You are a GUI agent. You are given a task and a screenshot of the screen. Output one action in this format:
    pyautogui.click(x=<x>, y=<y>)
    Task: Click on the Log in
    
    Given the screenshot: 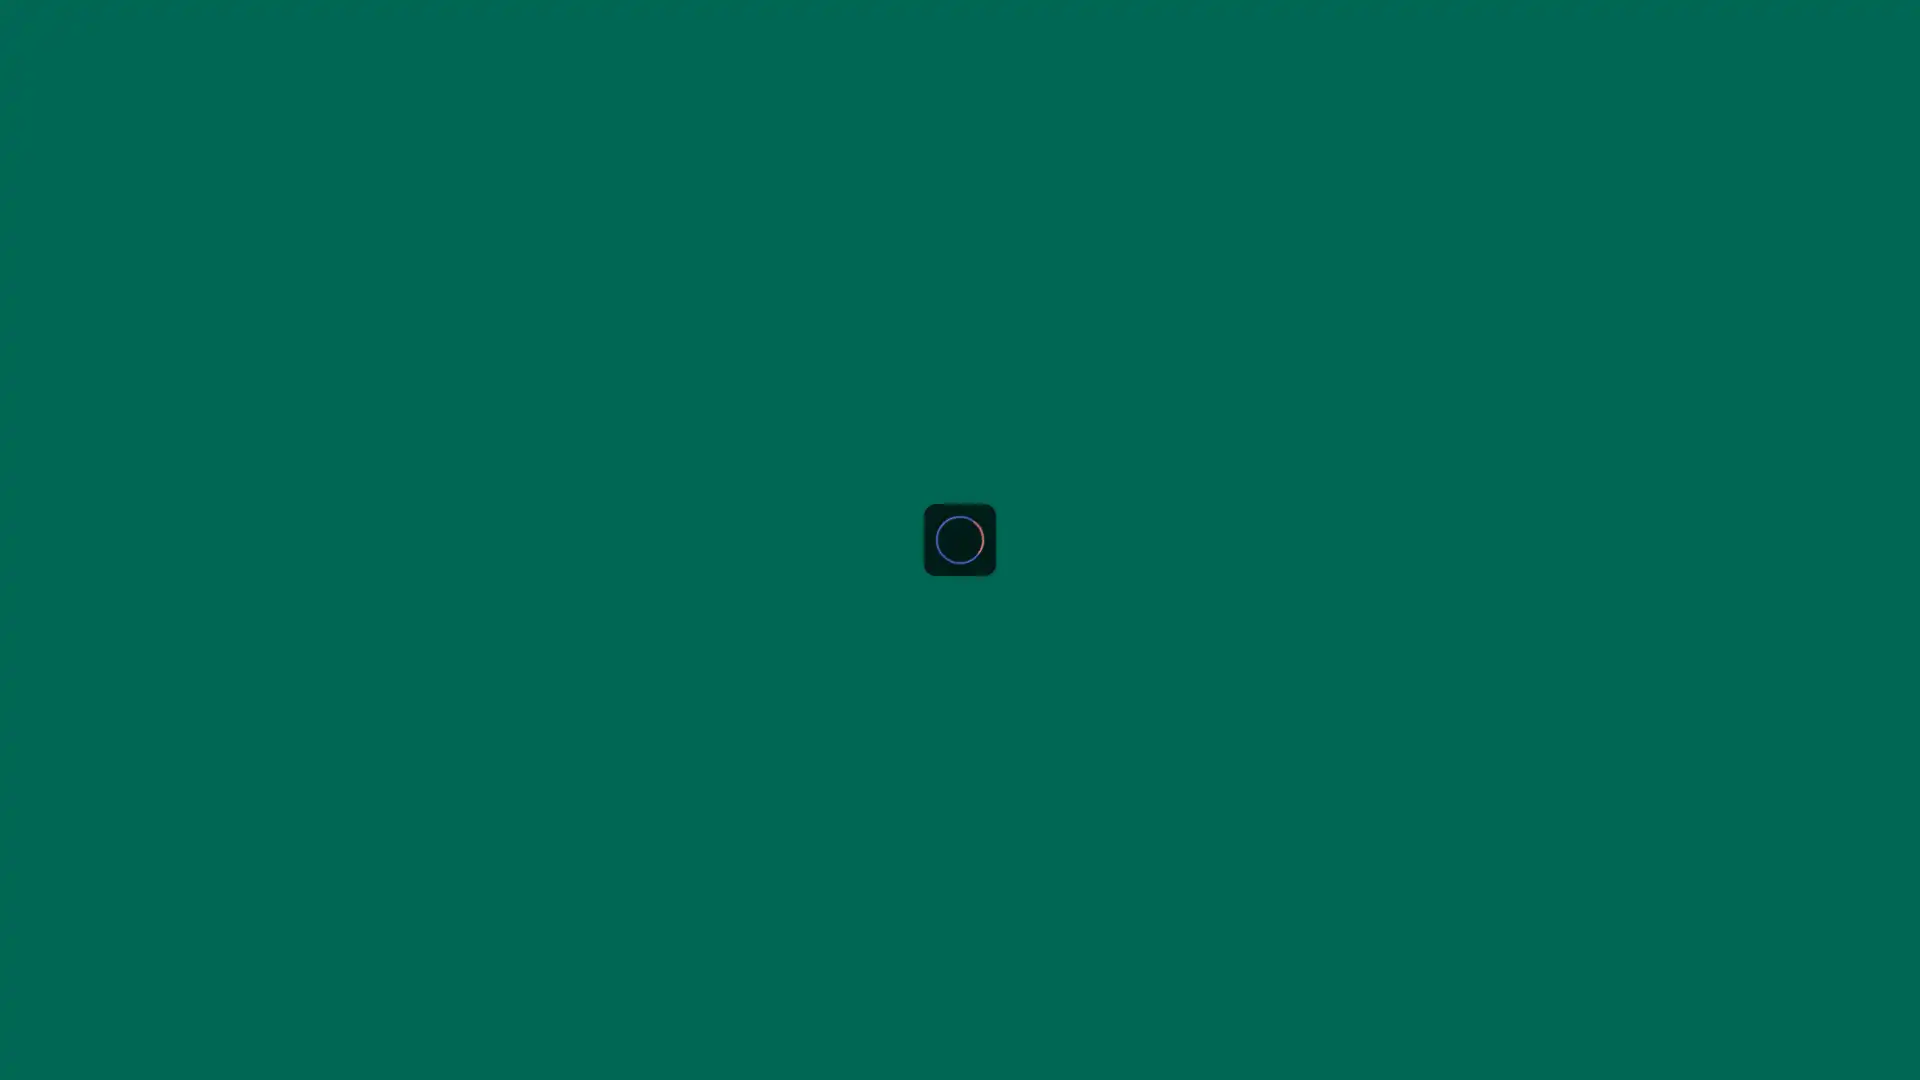 What is the action you would take?
    pyautogui.click(x=1780, y=27)
    